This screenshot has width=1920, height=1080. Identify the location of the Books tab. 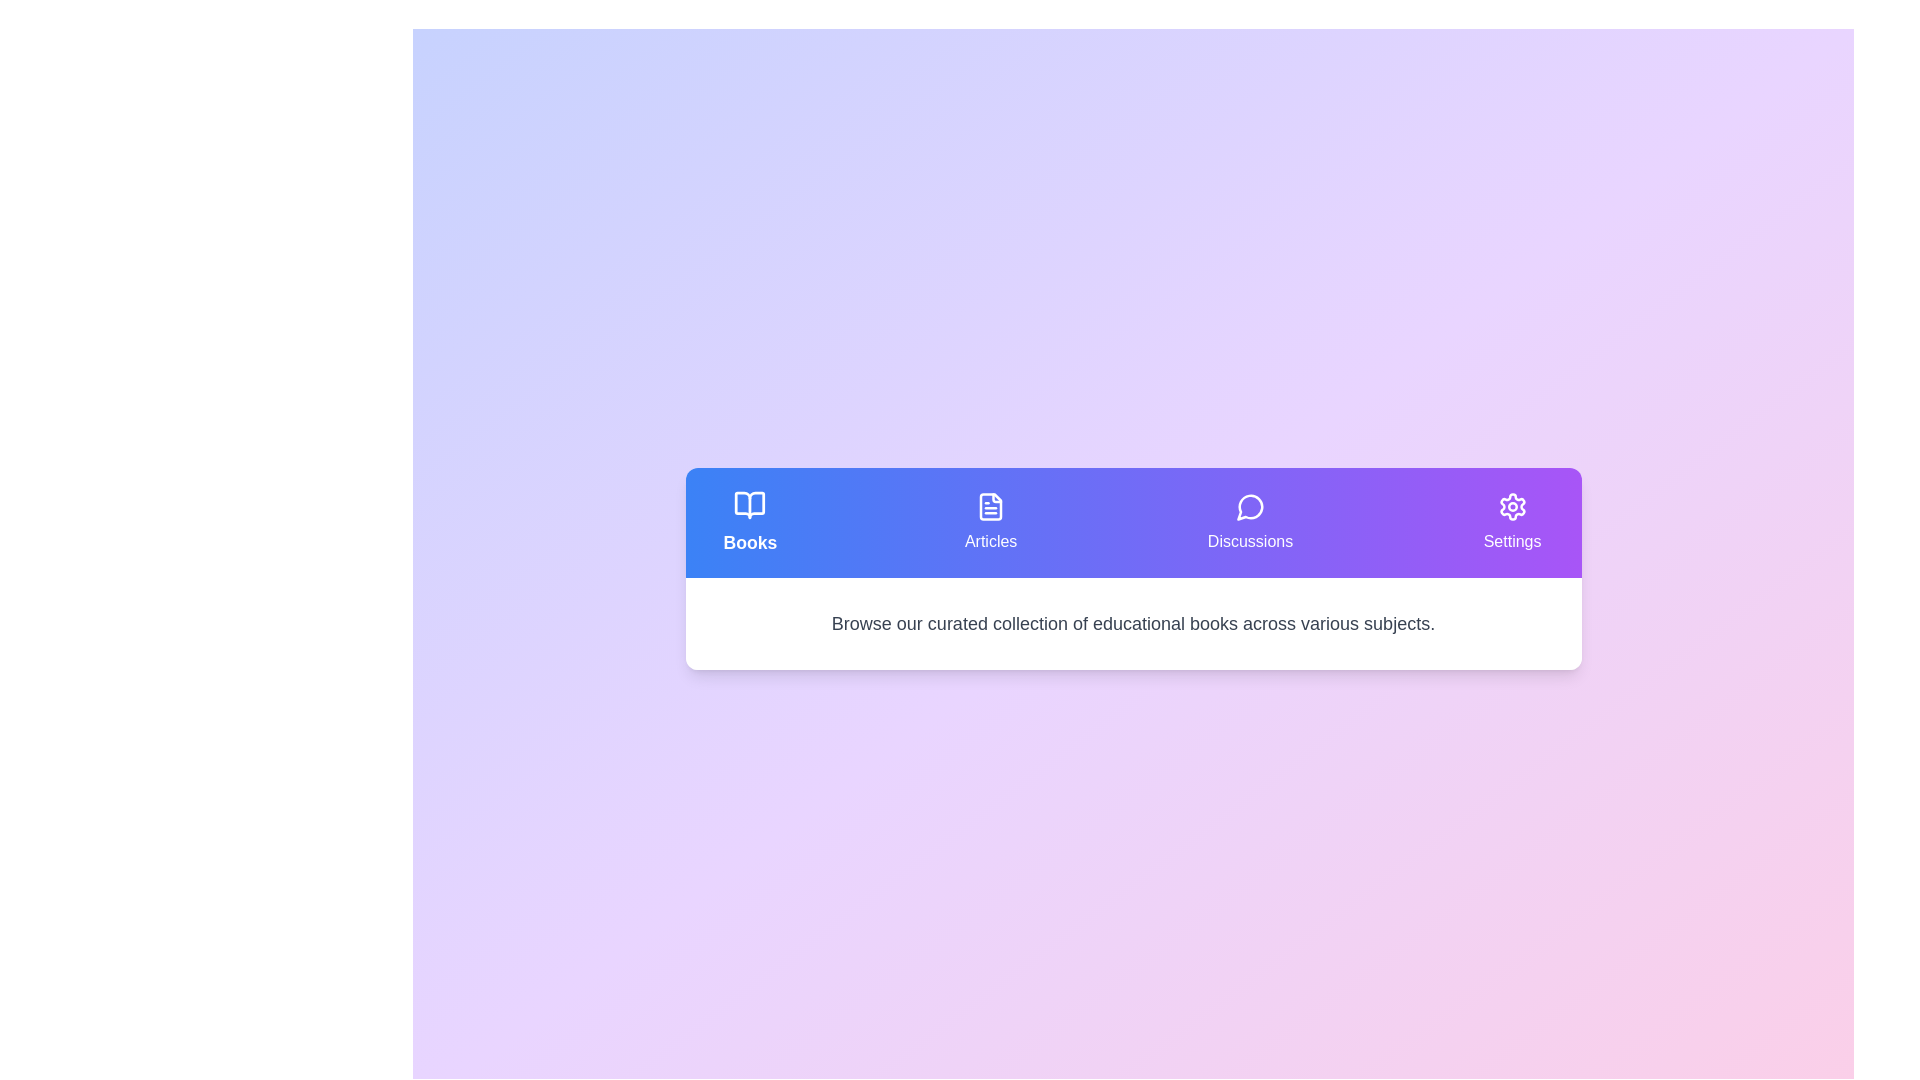
(748, 522).